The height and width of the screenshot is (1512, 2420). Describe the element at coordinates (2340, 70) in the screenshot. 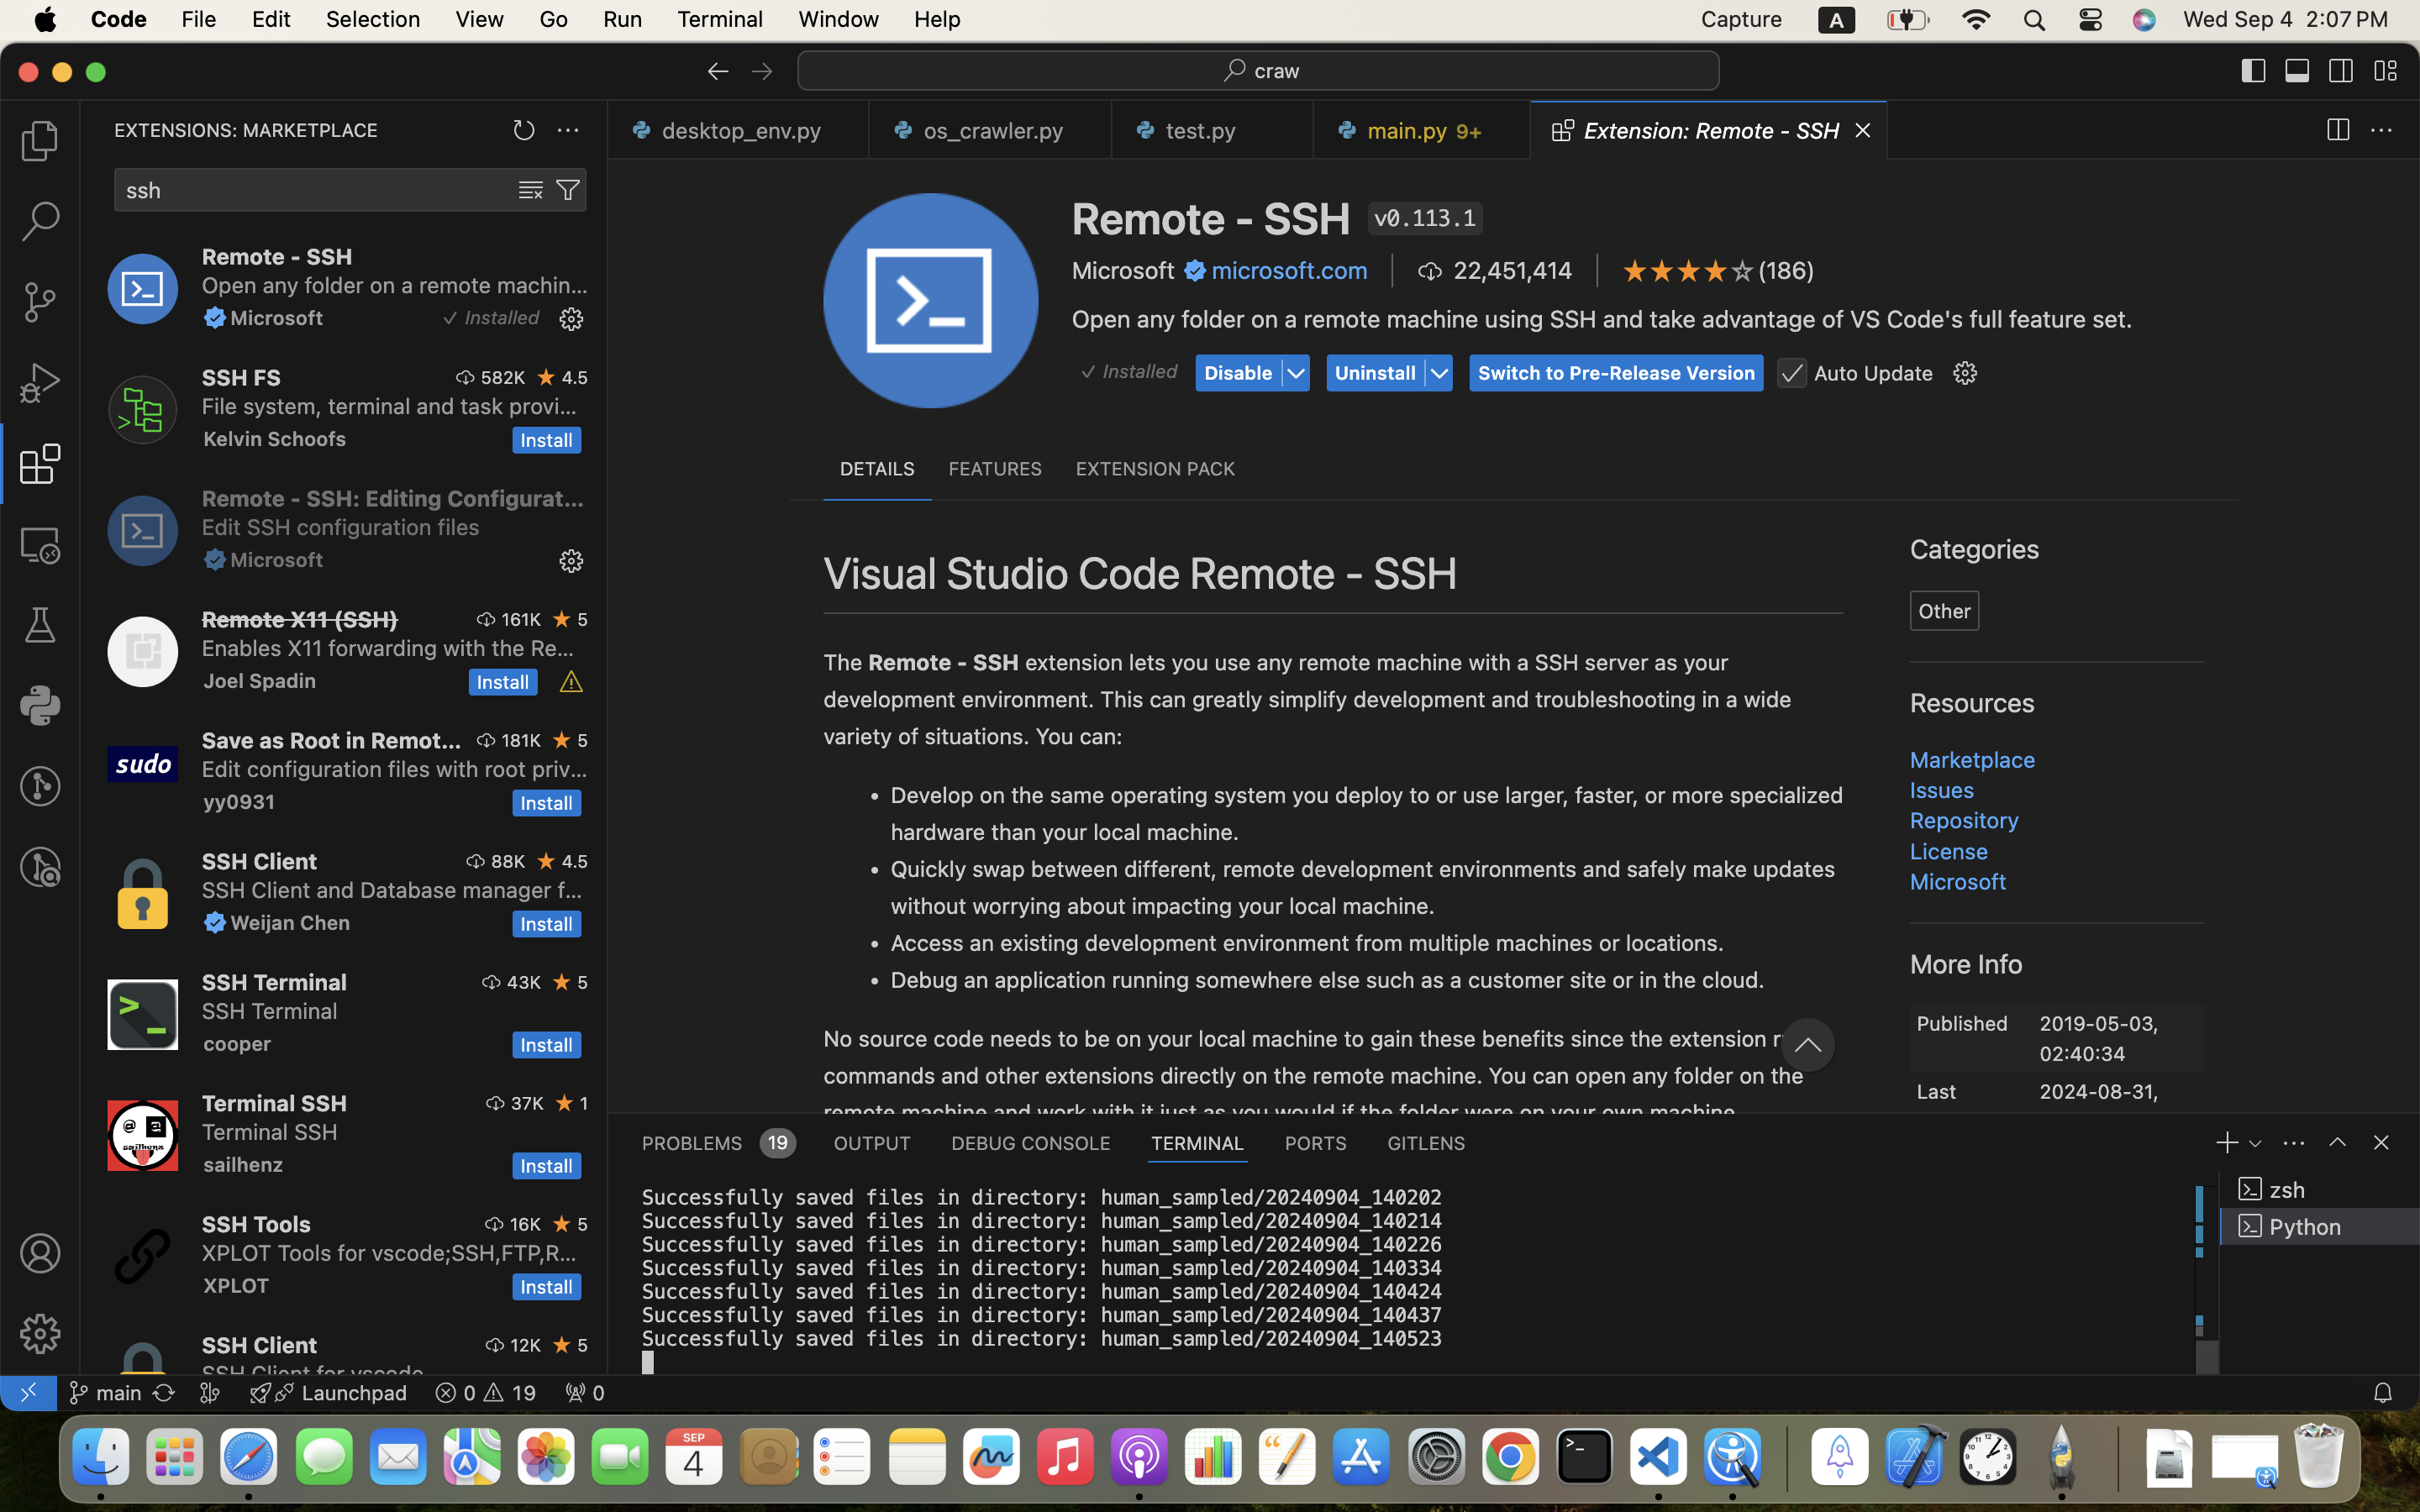

I see `''` at that location.